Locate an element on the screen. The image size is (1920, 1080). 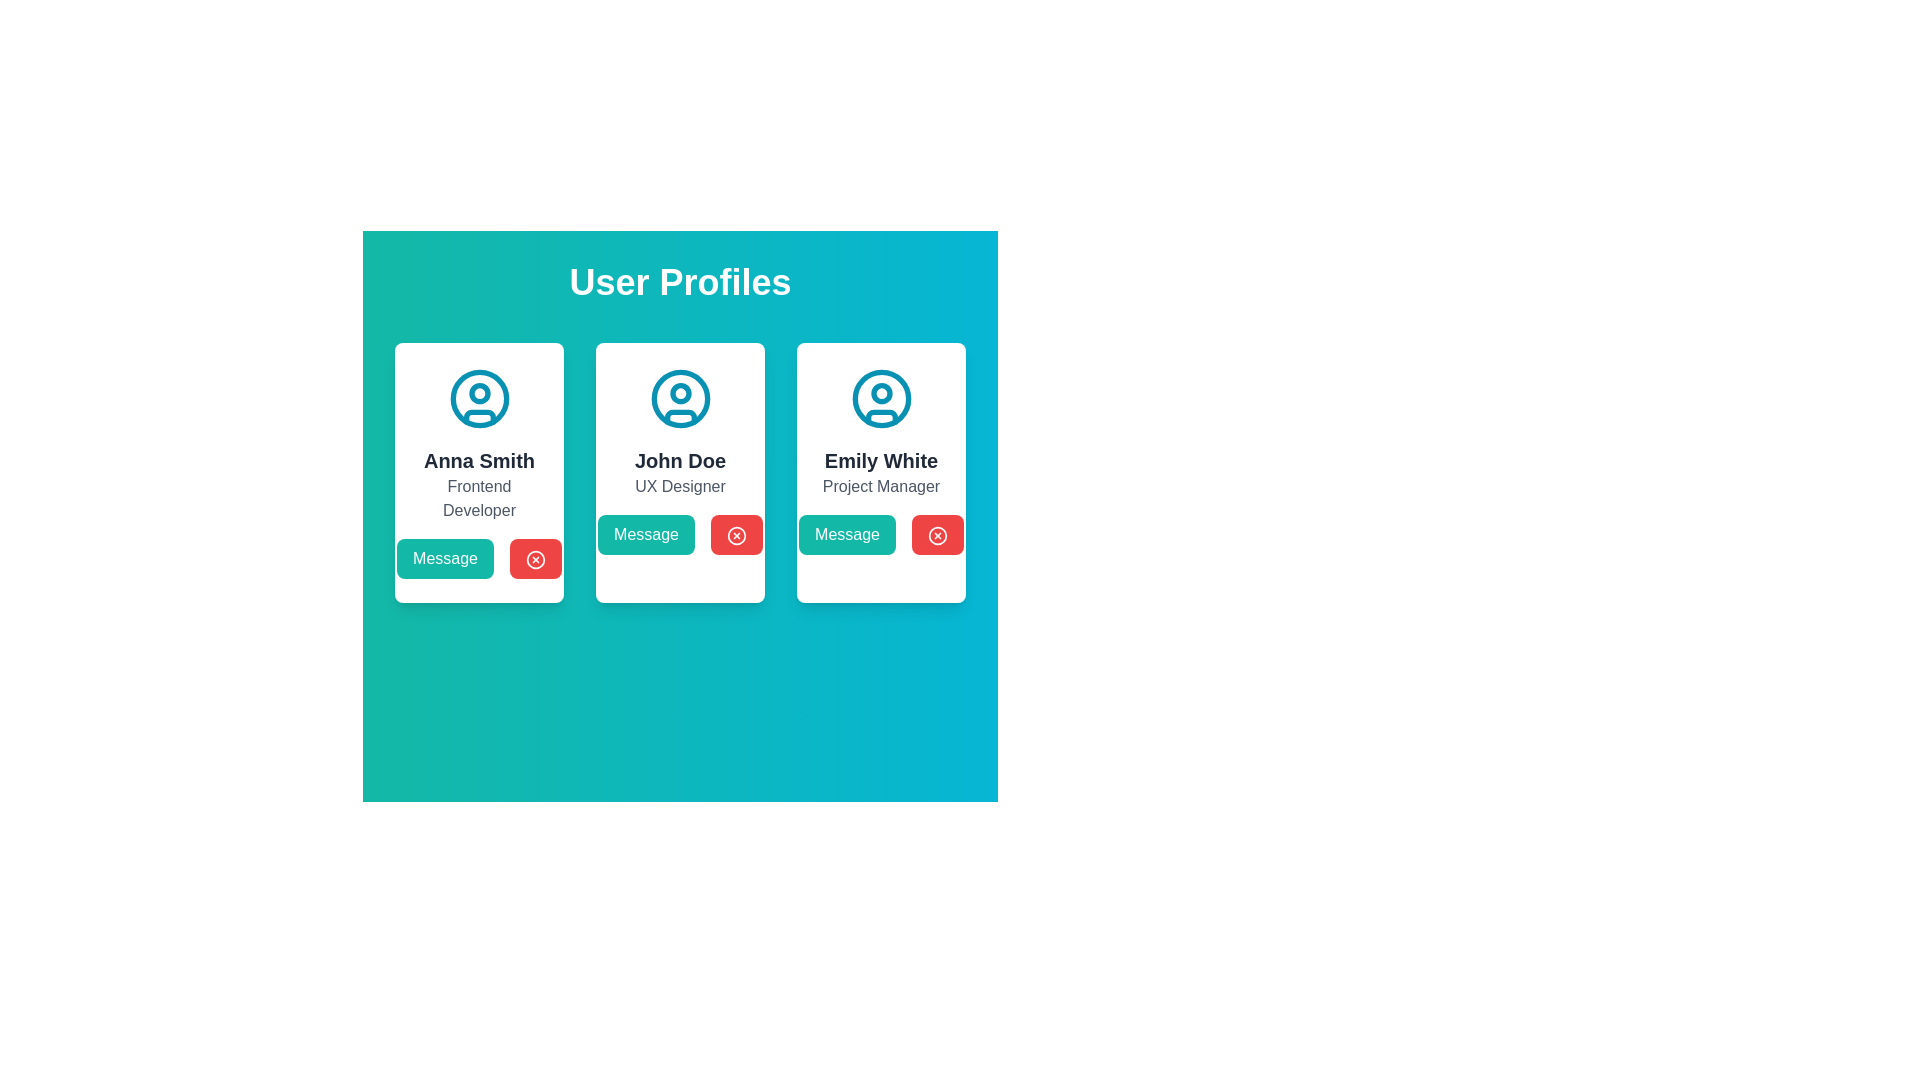
the first button in the bottom-right section of the card labeled 'Emily White' to initiate a messaging action is located at coordinates (880, 534).